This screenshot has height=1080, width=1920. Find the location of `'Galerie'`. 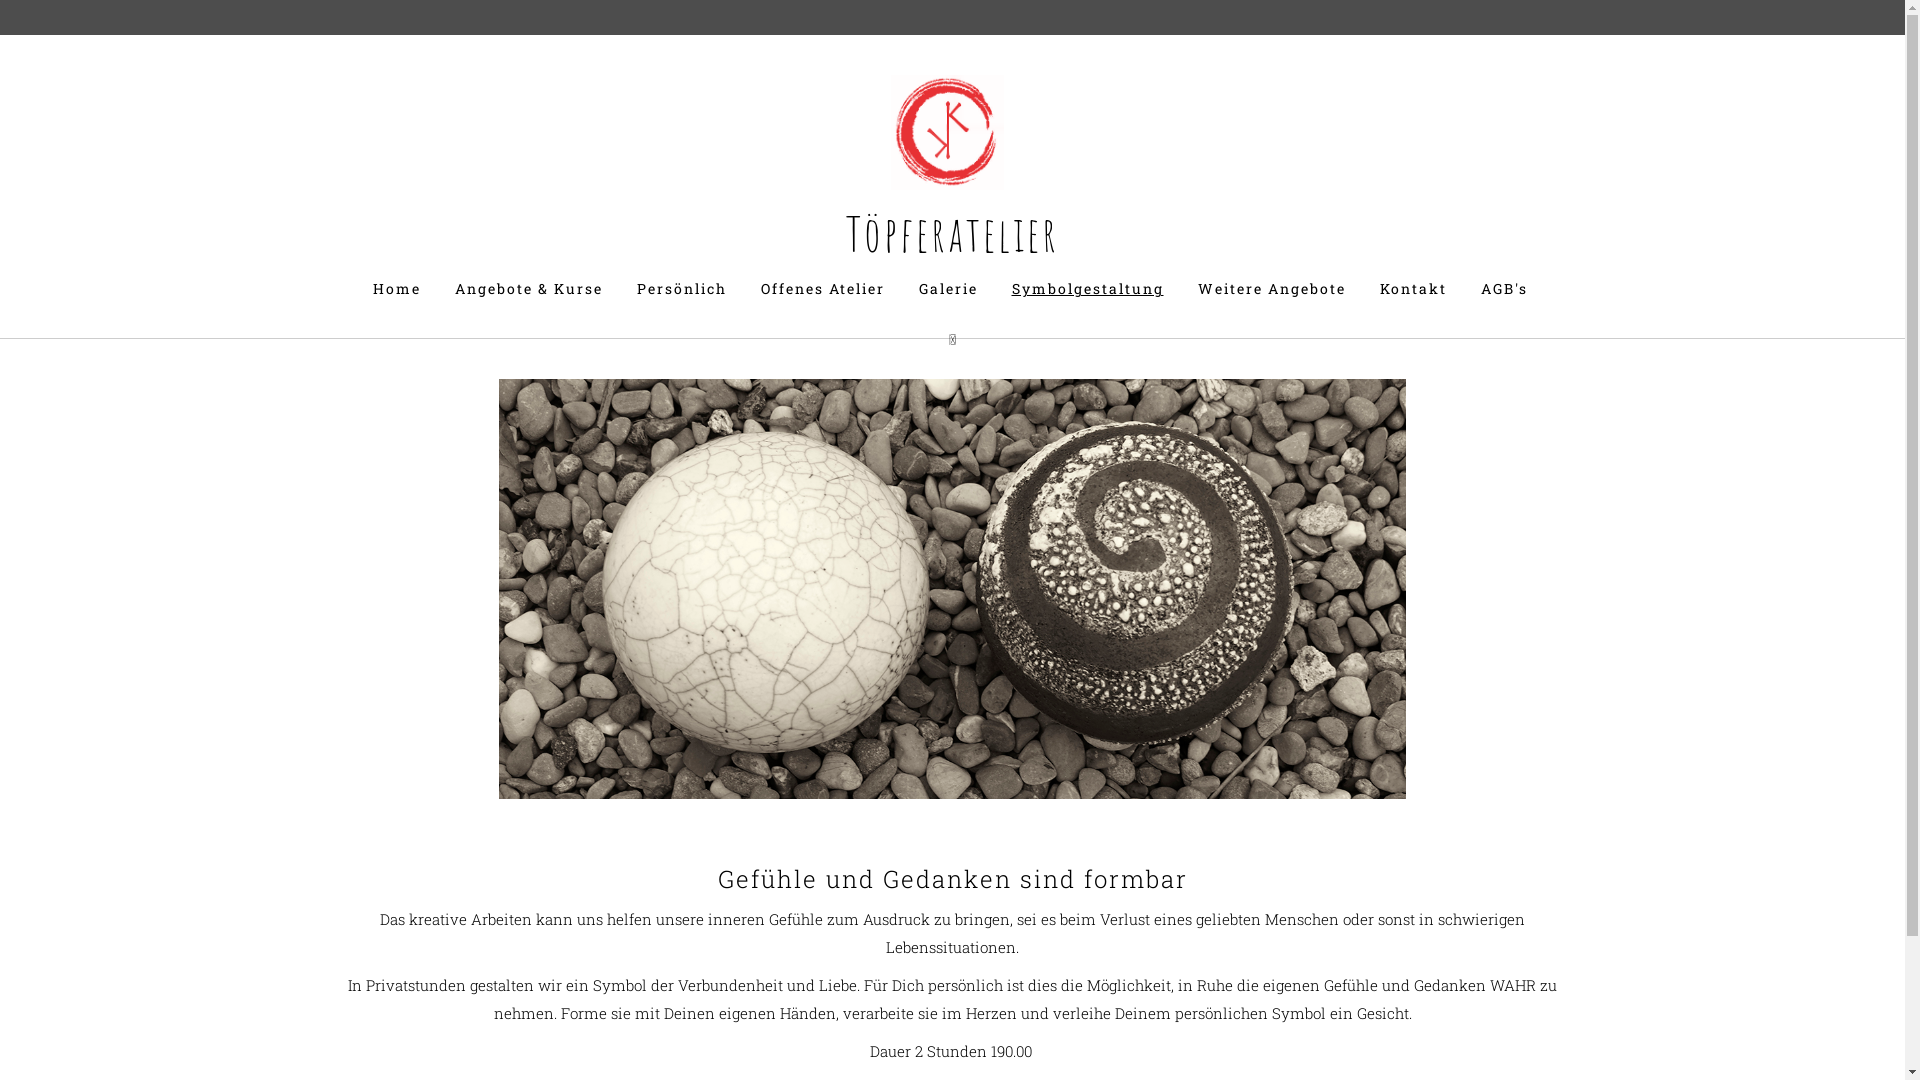

'Galerie' is located at coordinates (947, 289).